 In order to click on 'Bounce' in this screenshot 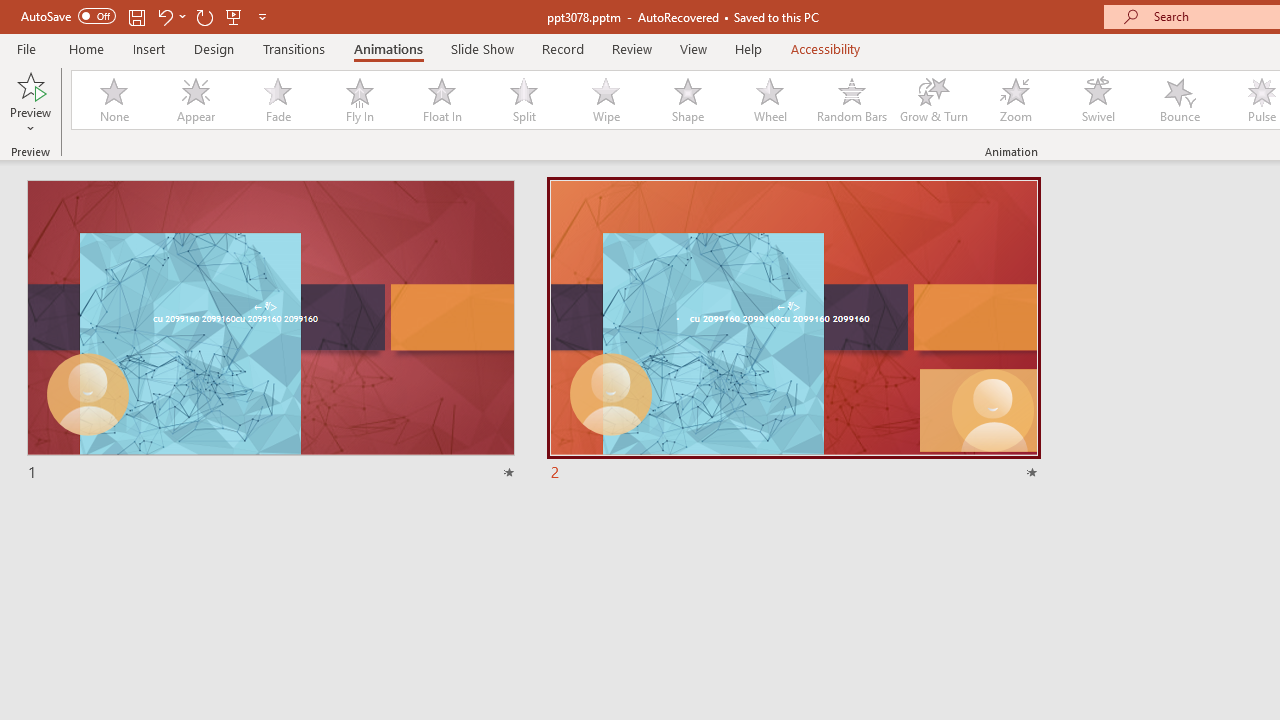, I will do `click(1180, 100)`.